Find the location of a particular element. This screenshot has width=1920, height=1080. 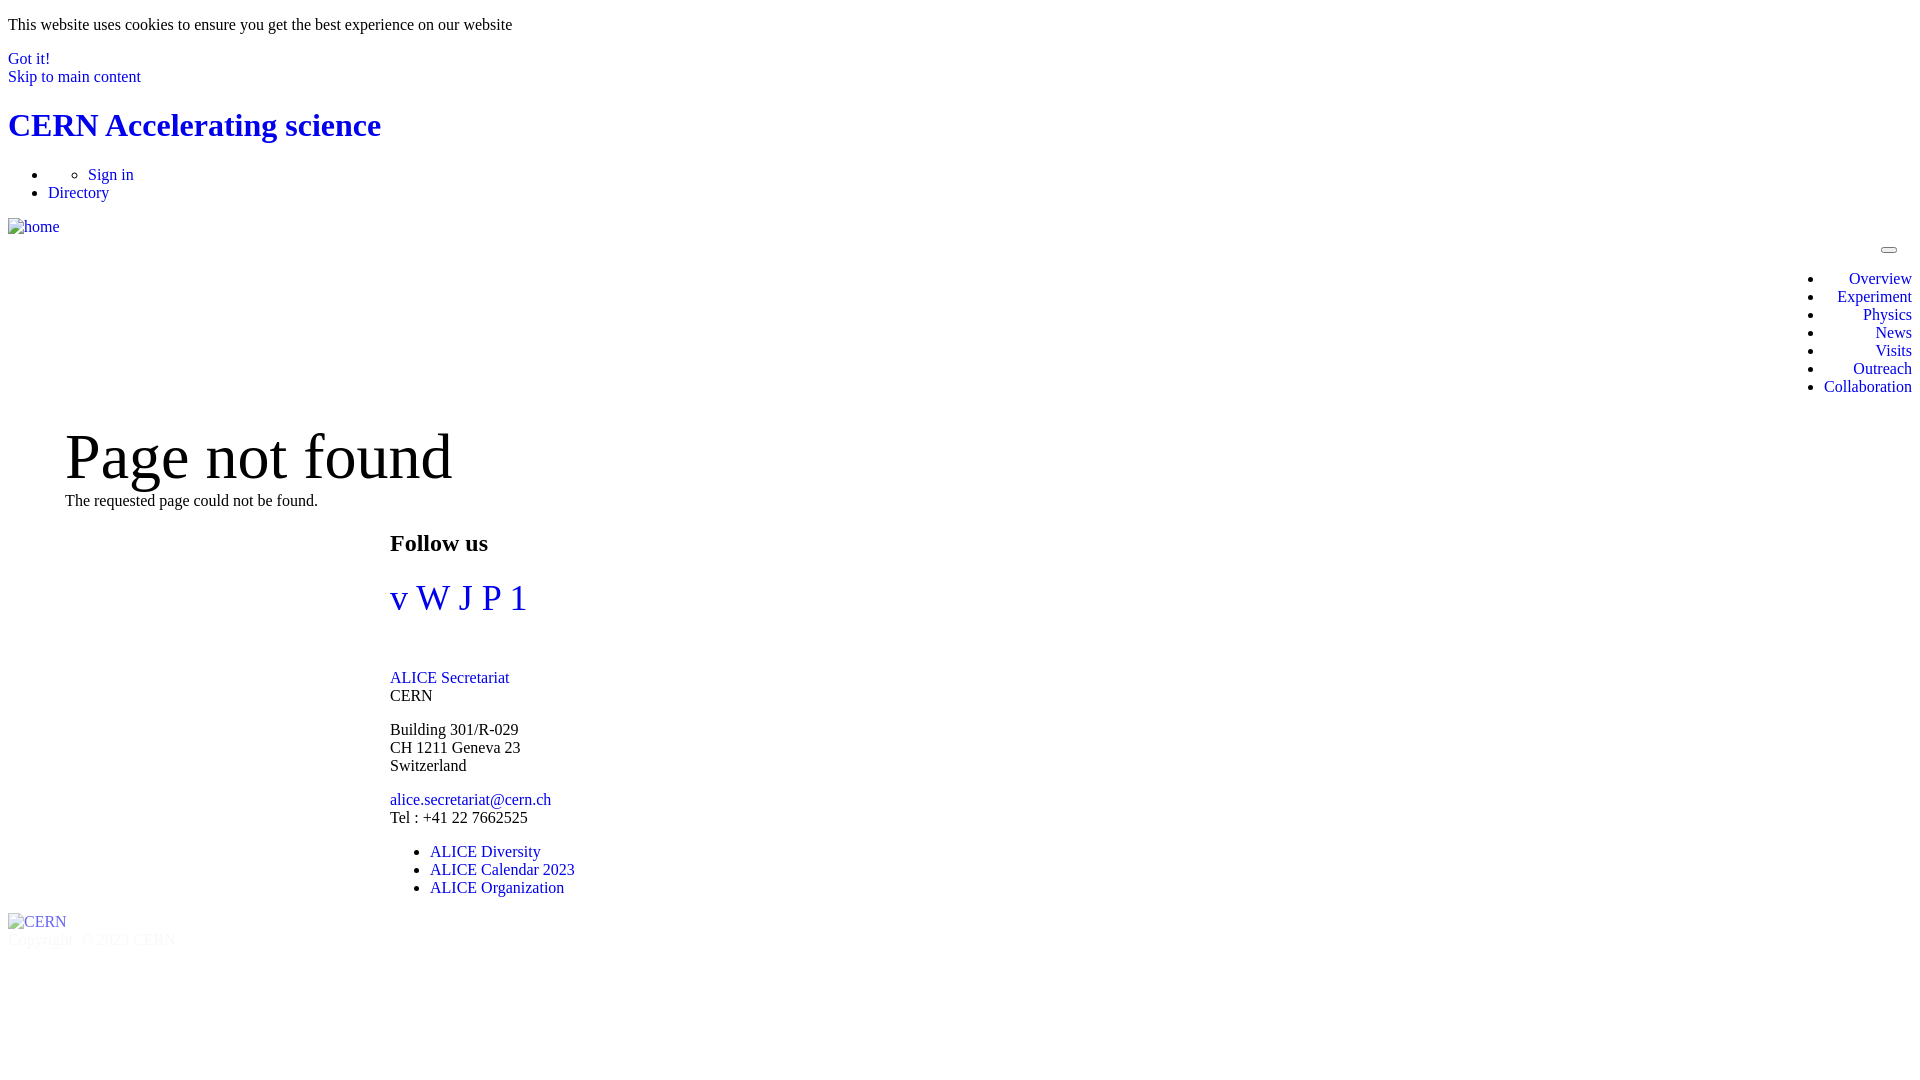

'W' is located at coordinates (431, 596).